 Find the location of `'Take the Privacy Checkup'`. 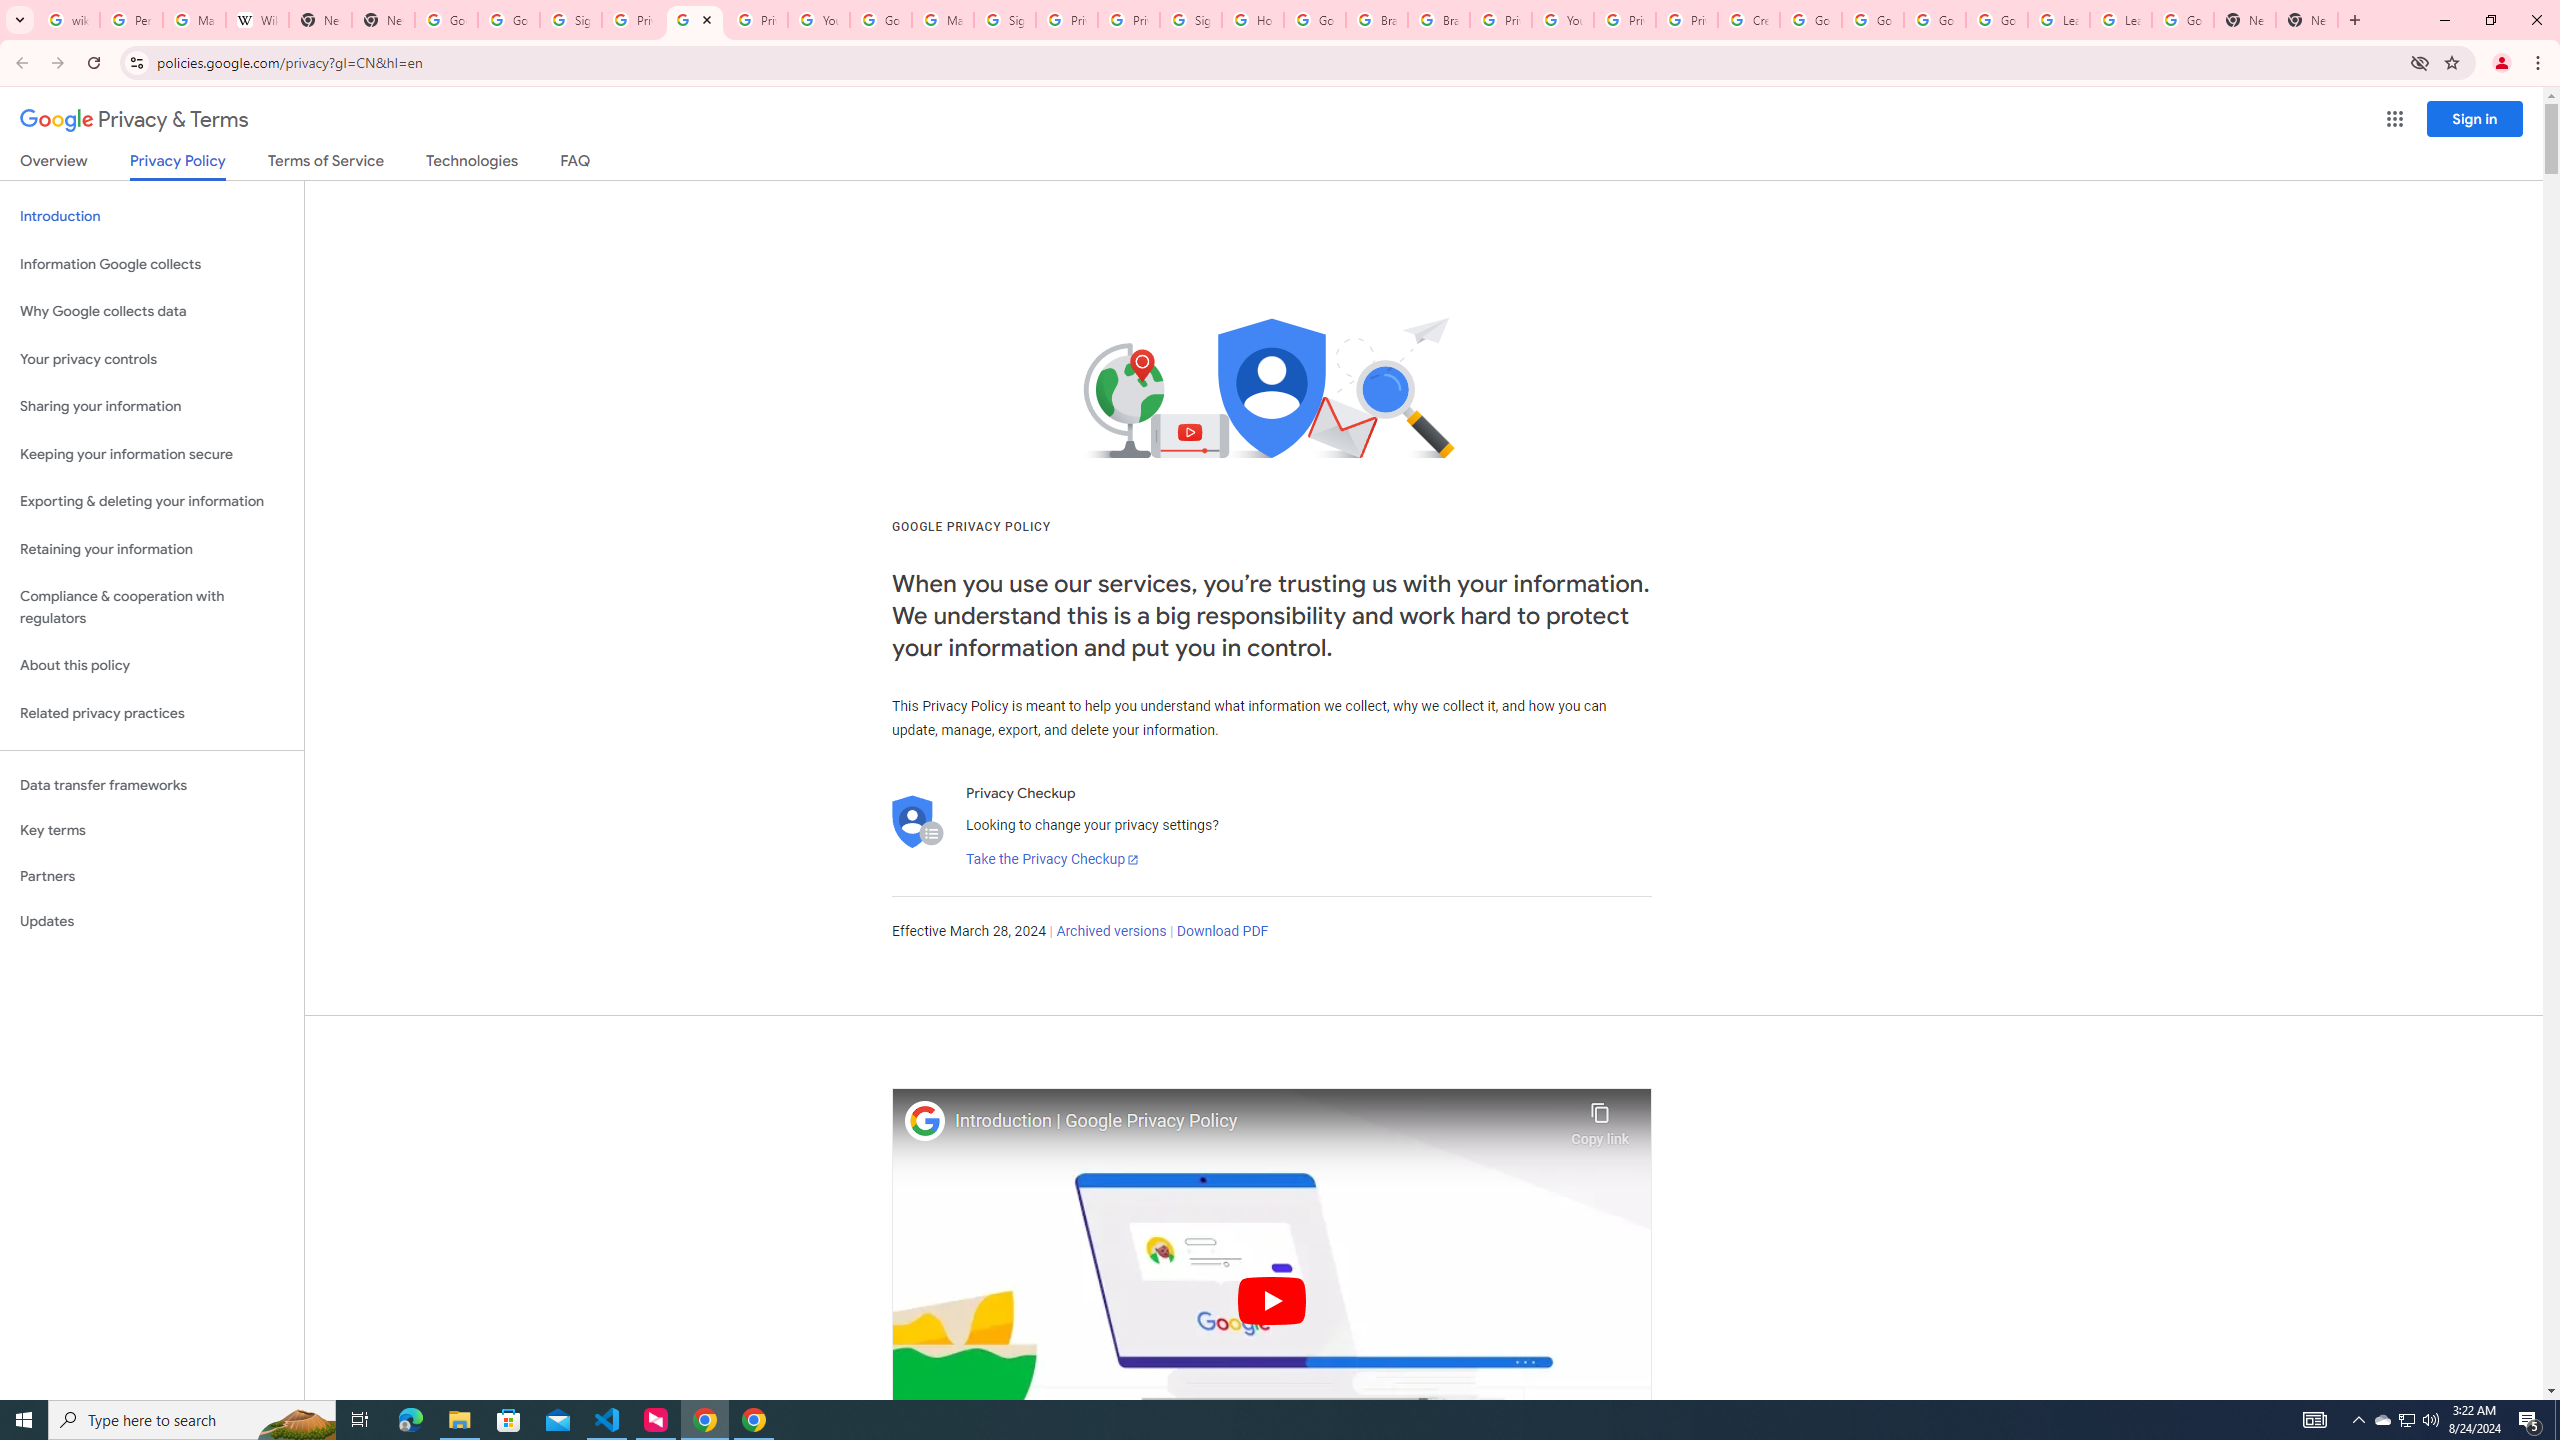

'Take the Privacy Checkup' is located at coordinates (1051, 858).